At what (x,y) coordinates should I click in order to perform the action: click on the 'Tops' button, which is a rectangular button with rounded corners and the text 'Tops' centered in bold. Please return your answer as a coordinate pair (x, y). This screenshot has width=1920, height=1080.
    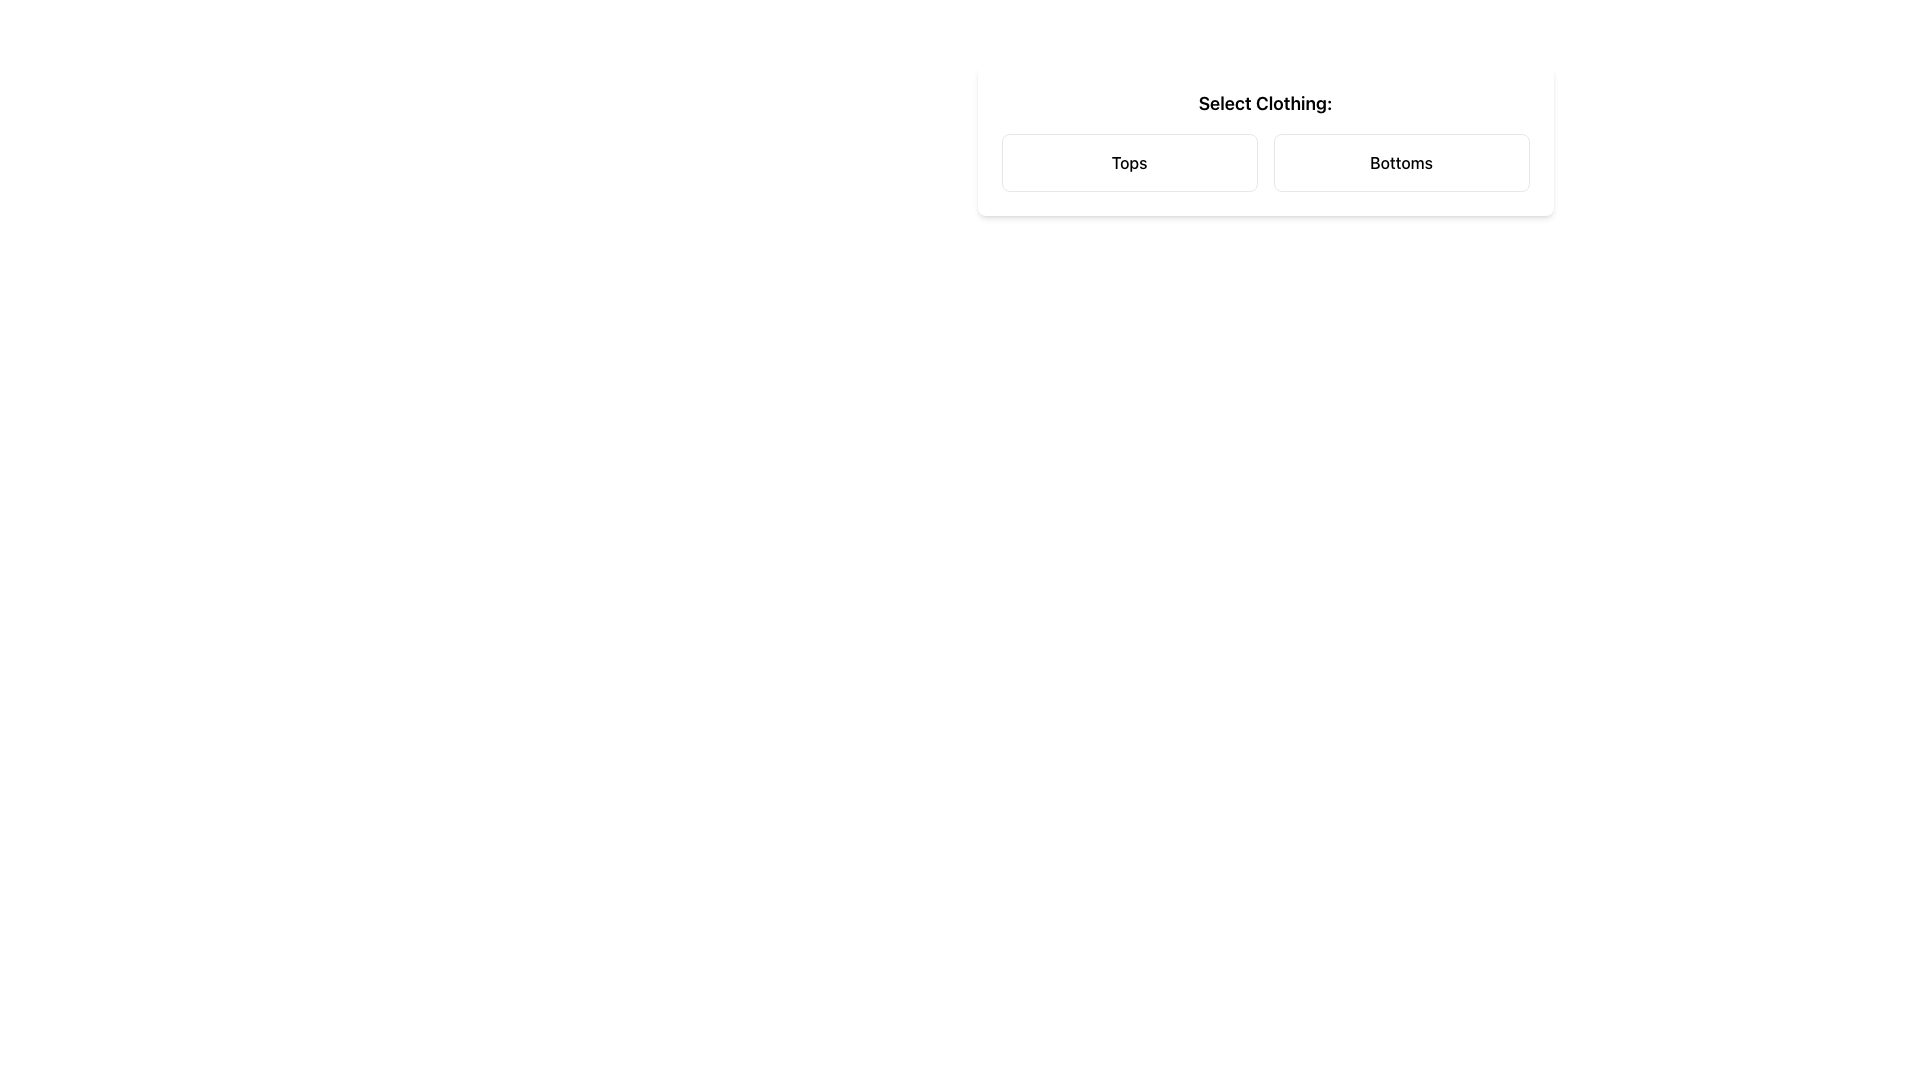
    Looking at the image, I should click on (1129, 161).